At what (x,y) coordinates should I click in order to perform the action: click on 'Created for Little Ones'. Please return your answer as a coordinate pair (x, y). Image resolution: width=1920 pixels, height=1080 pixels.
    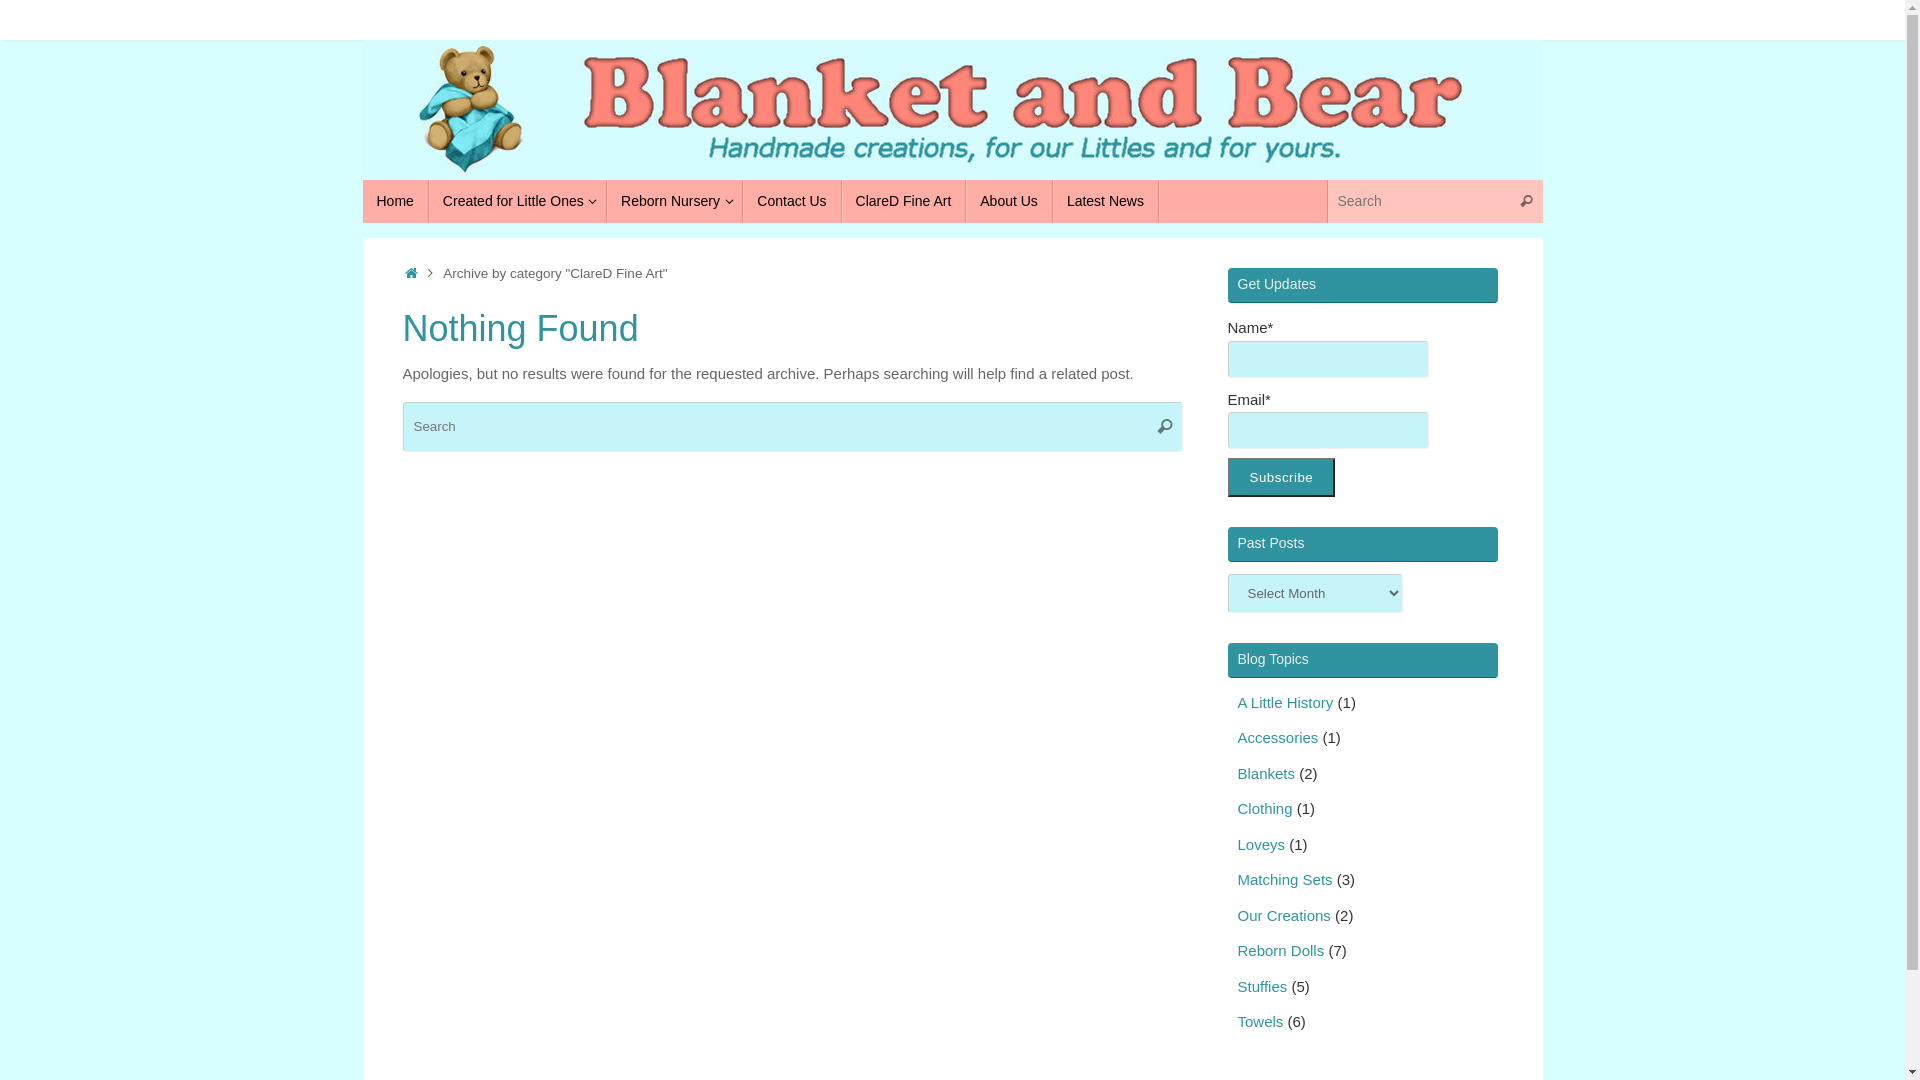
    Looking at the image, I should click on (518, 201).